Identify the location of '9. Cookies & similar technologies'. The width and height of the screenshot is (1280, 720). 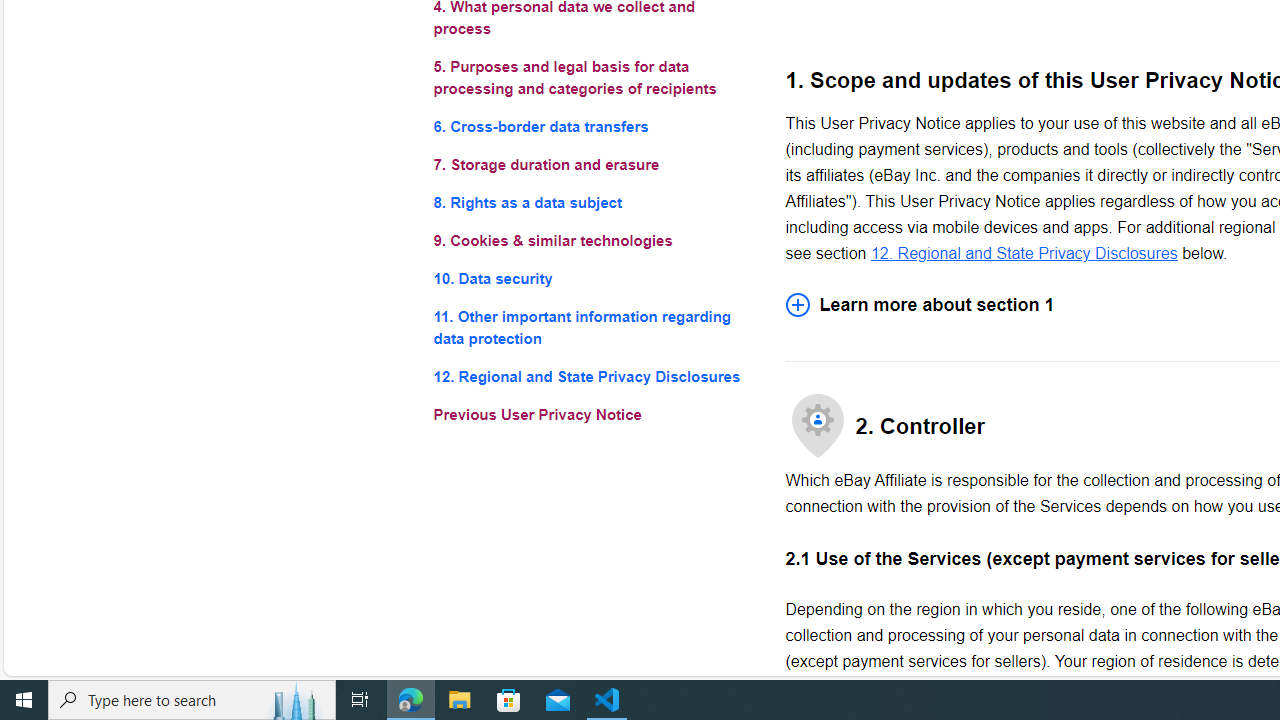
(592, 240).